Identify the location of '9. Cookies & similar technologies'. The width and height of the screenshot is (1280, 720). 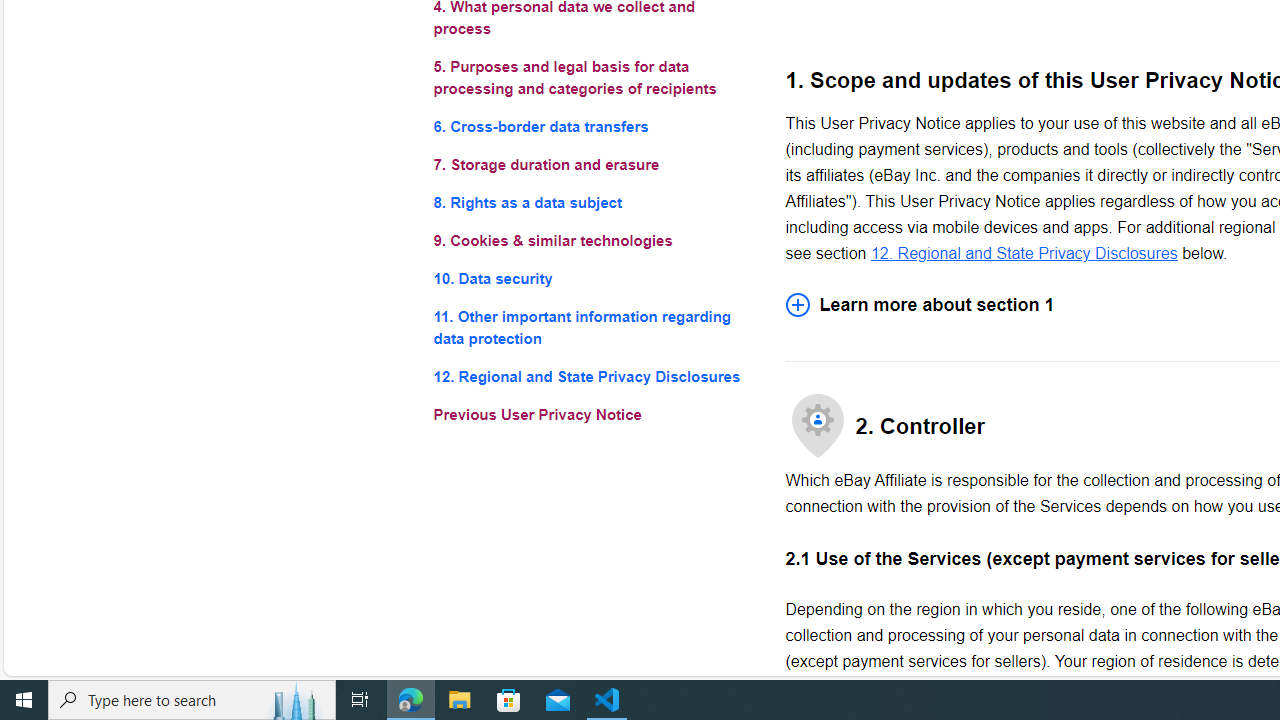
(592, 240).